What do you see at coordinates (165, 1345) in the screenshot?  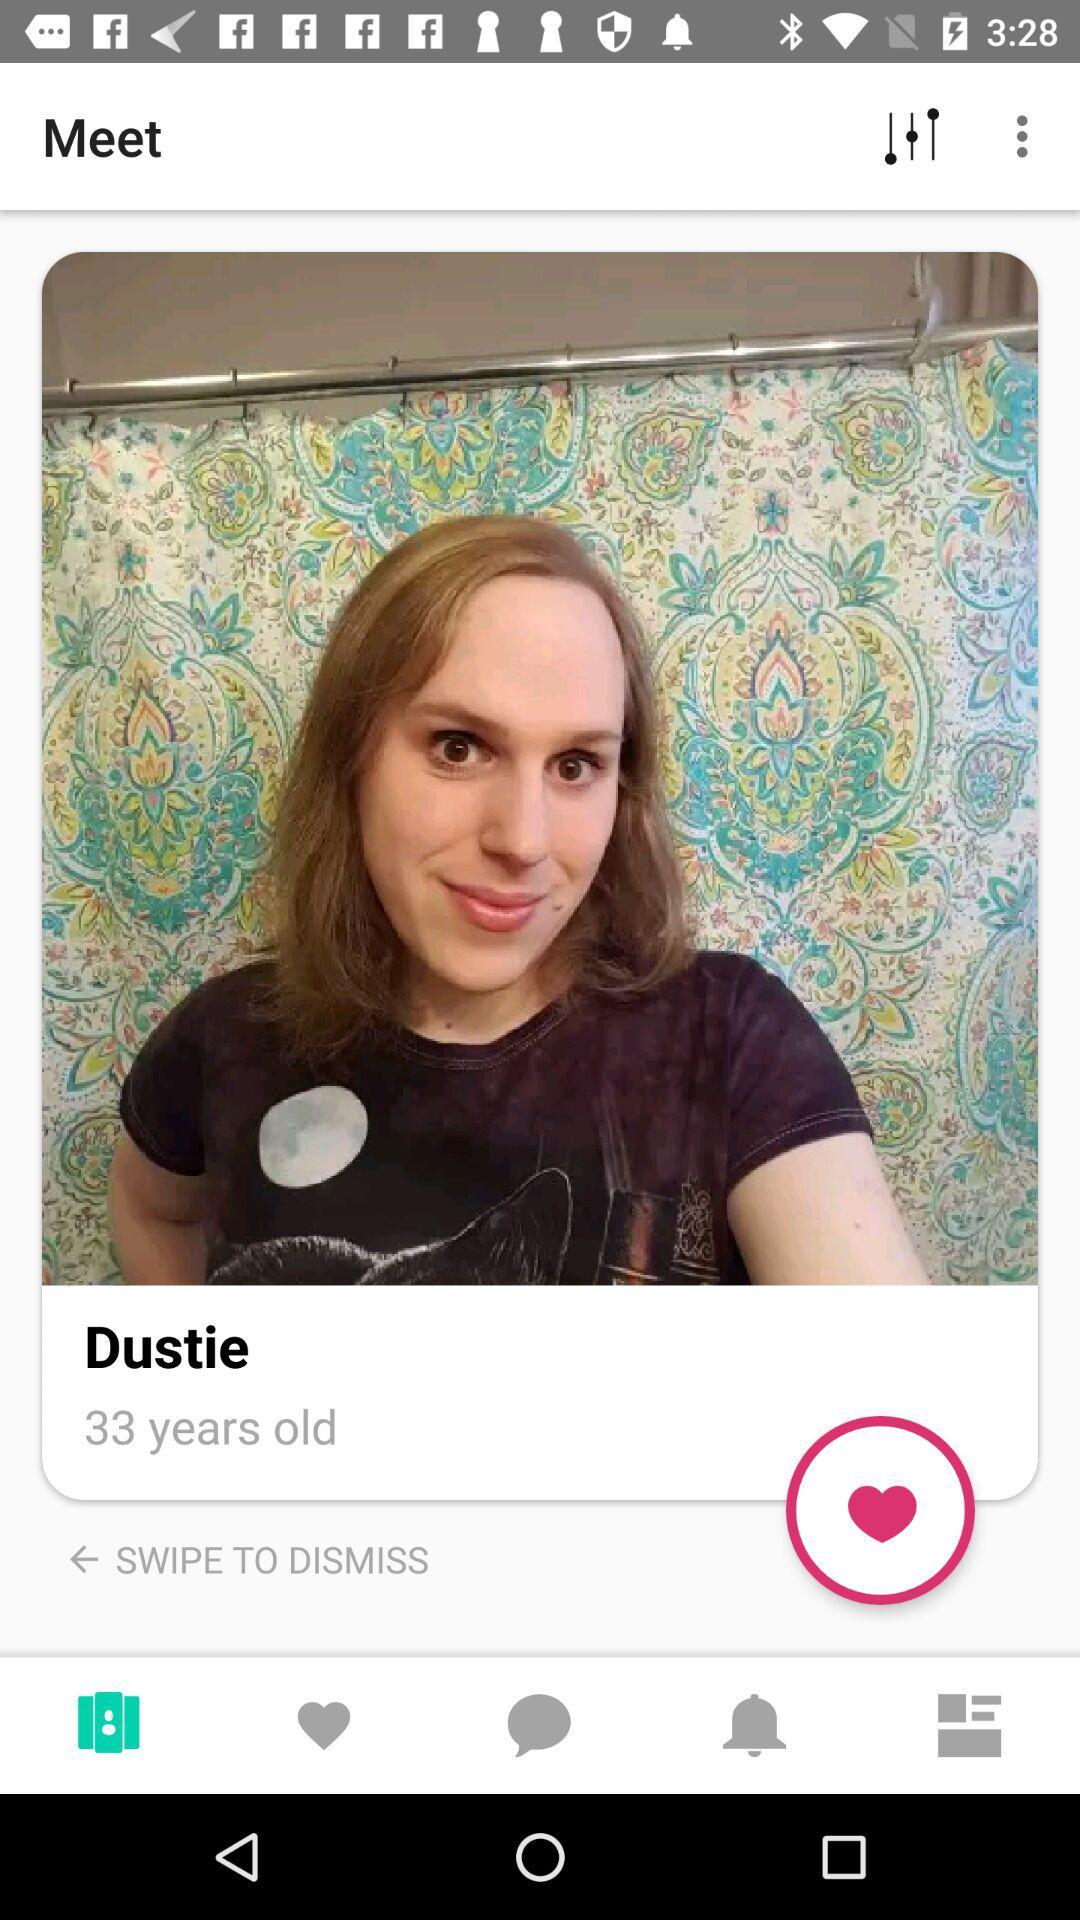 I see `the dustie icon` at bounding box center [165, 1345].